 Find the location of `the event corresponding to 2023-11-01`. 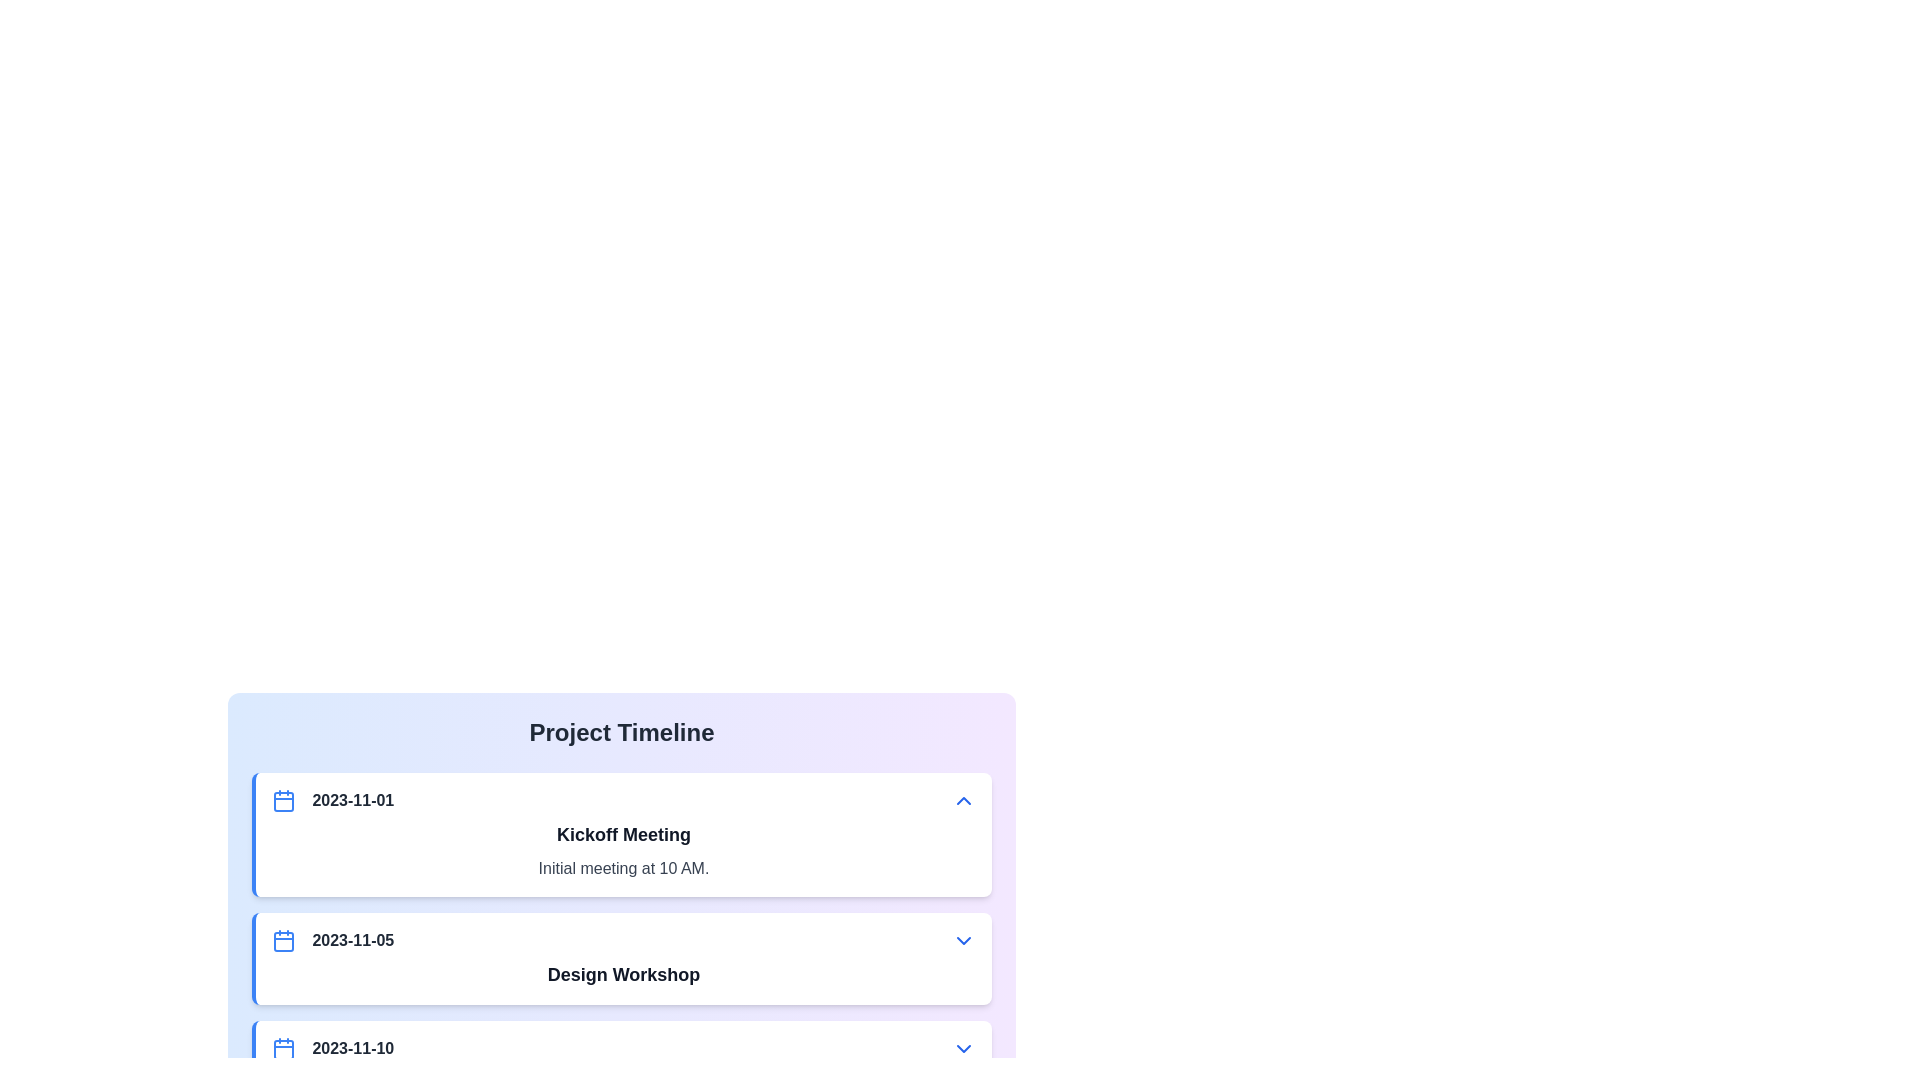

the event corresponding to 2023-11-01 is located at coordinates (621, 834).